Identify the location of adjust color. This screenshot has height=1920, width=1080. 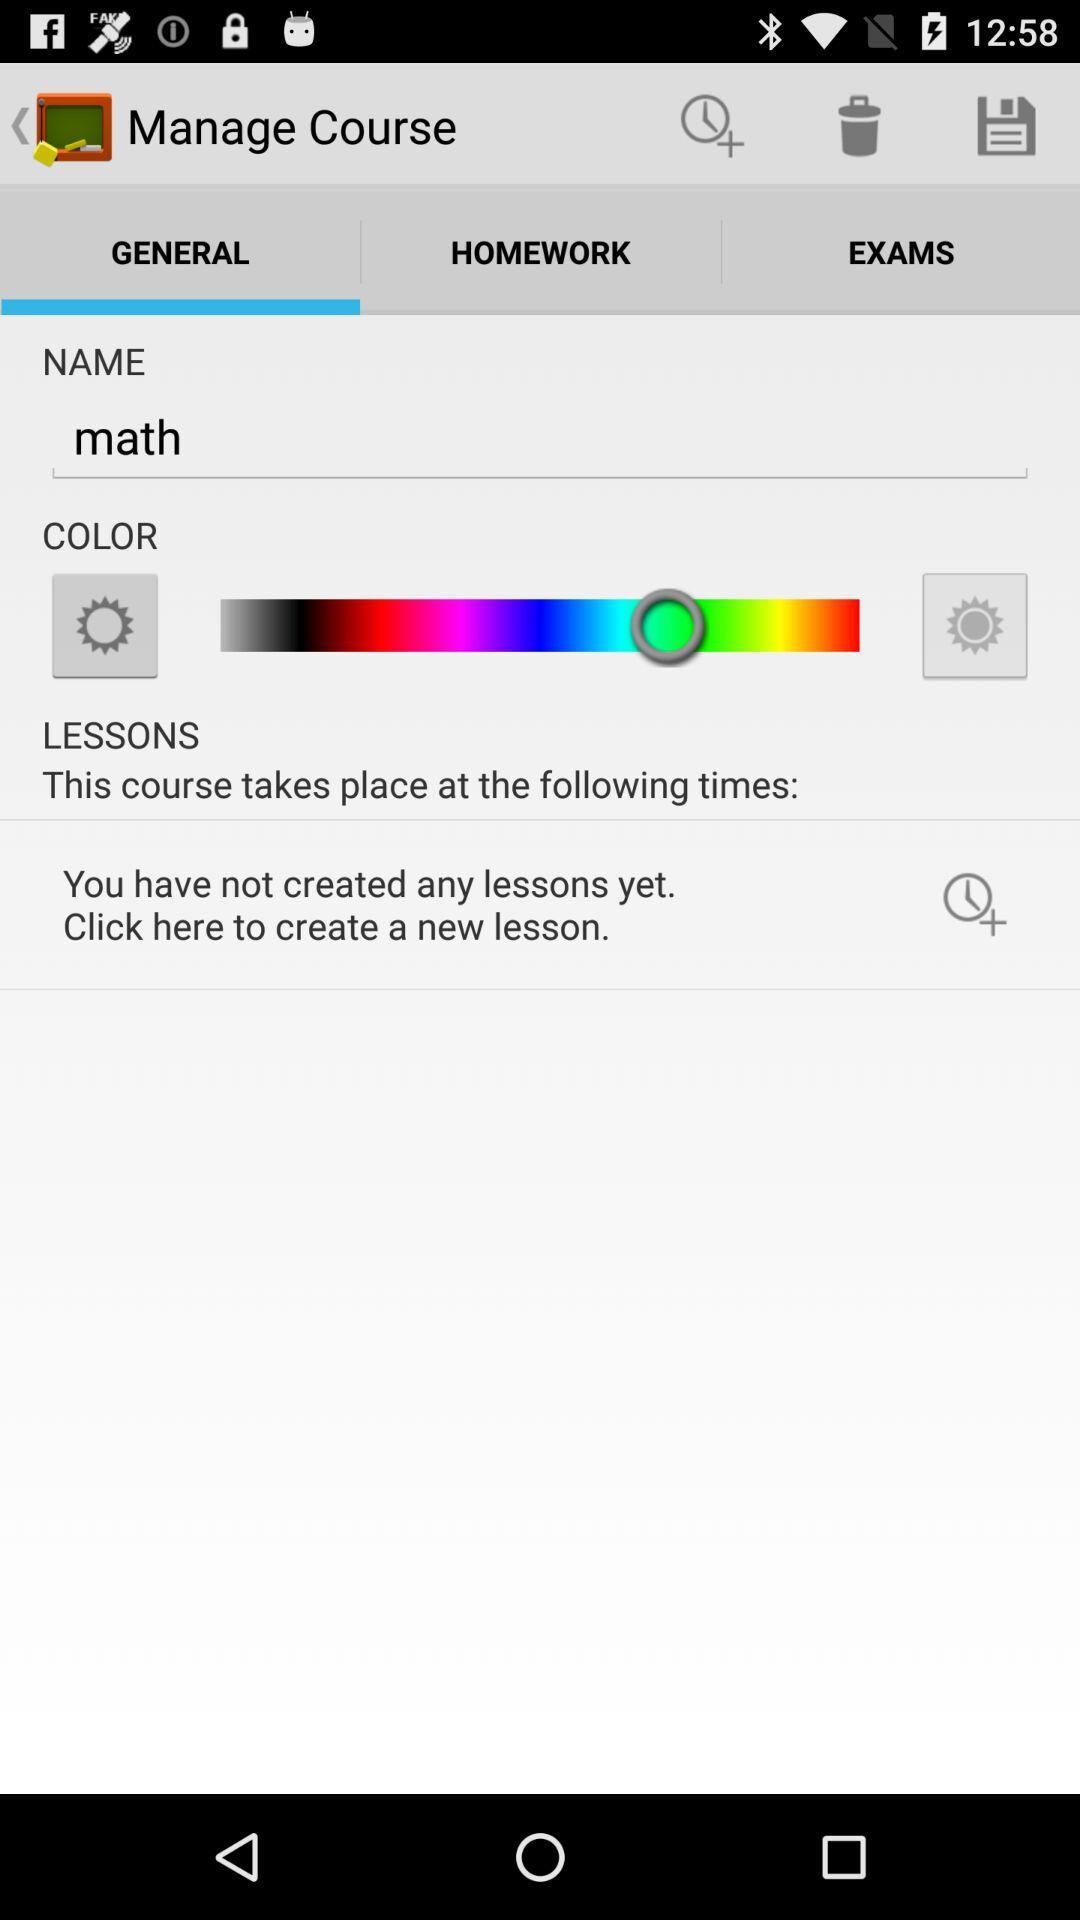
(104, 624).